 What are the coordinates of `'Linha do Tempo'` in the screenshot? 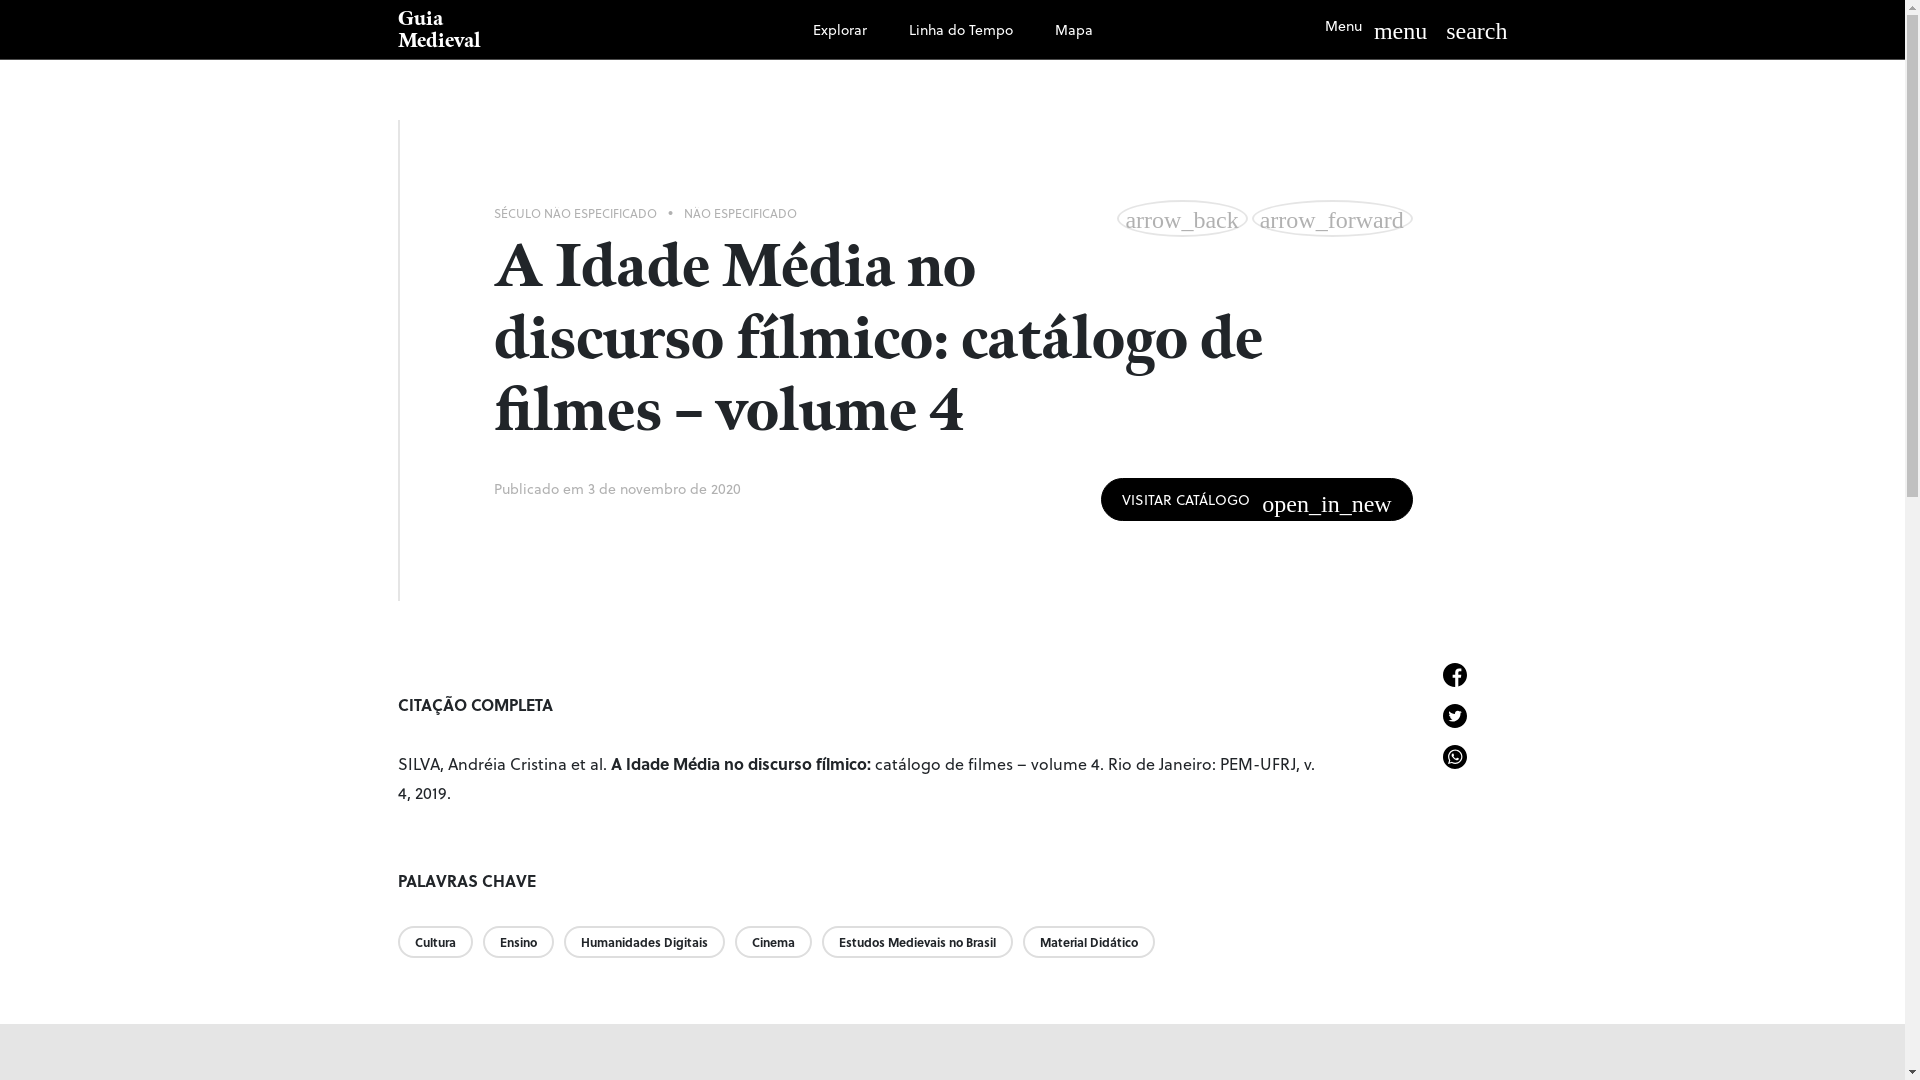 It's located at (960, 29).